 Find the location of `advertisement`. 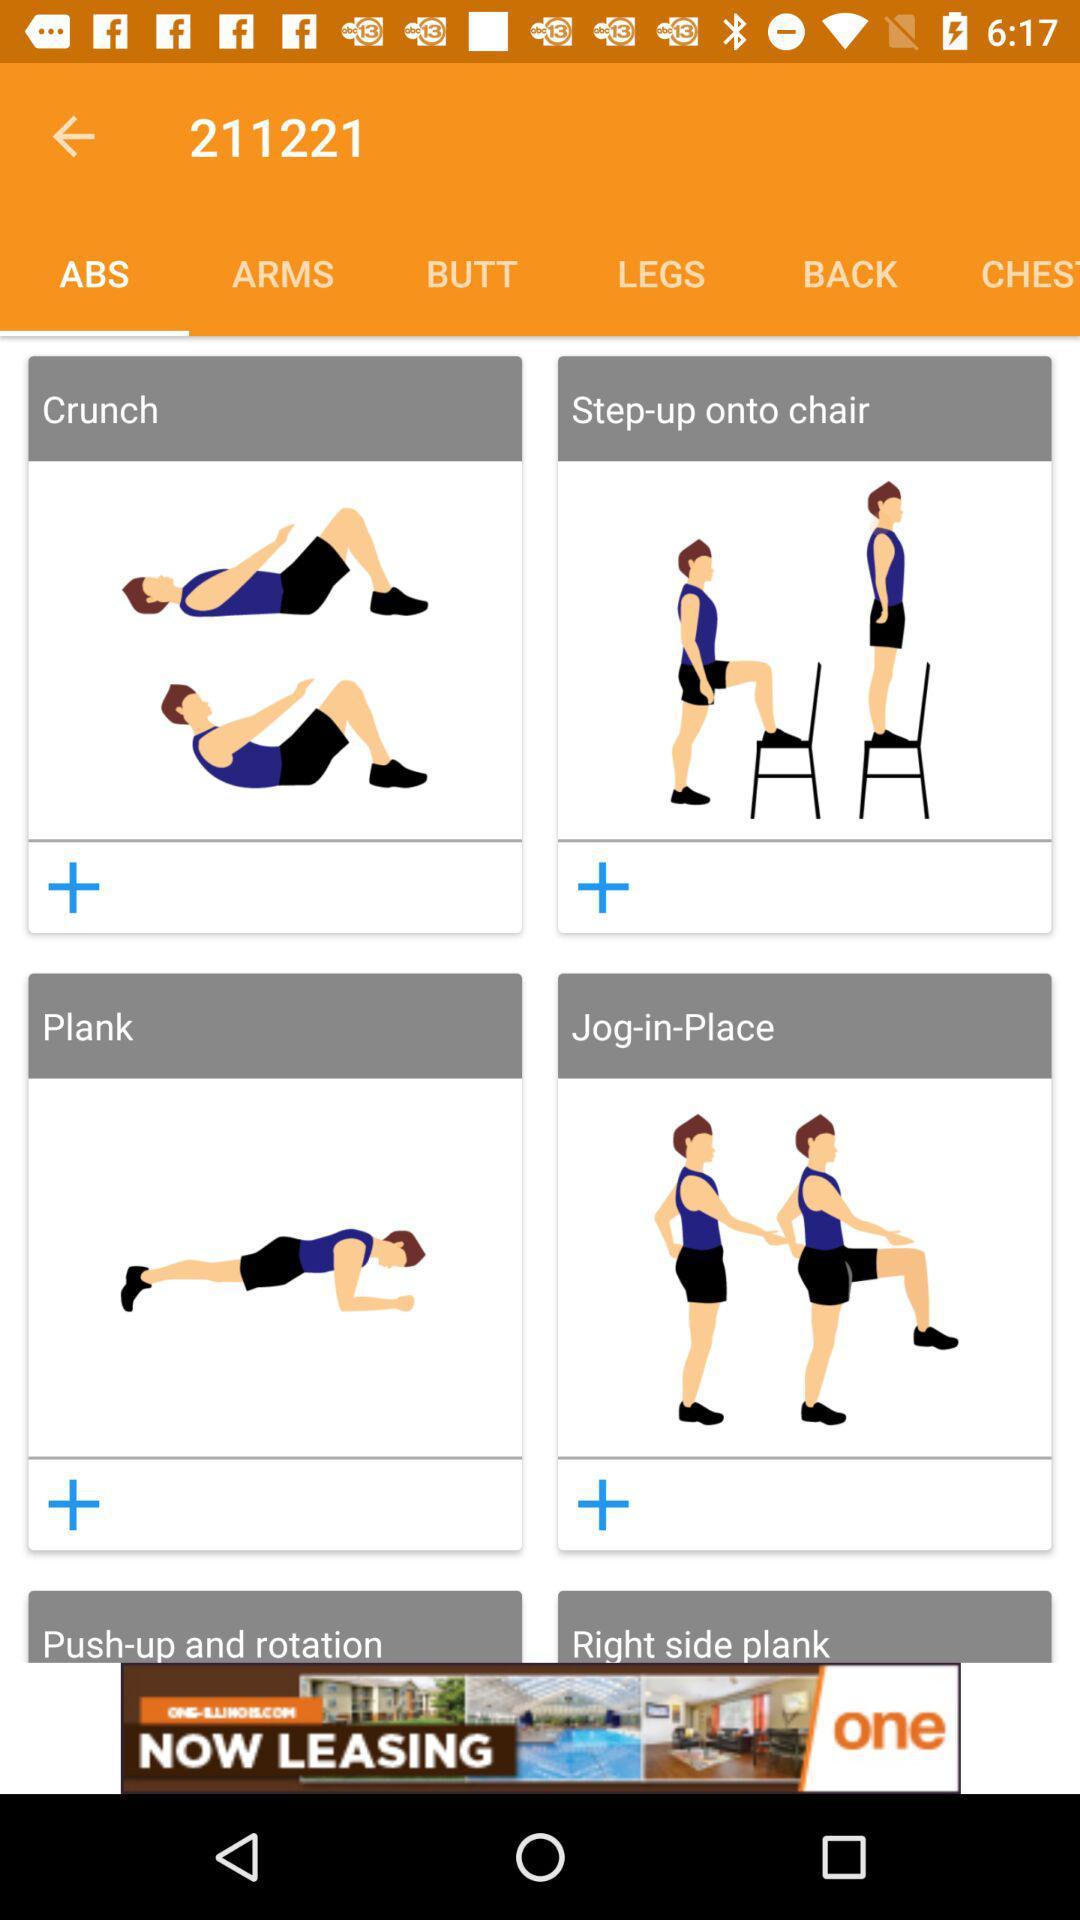

advertisement is located at coordinates (540, 1727).